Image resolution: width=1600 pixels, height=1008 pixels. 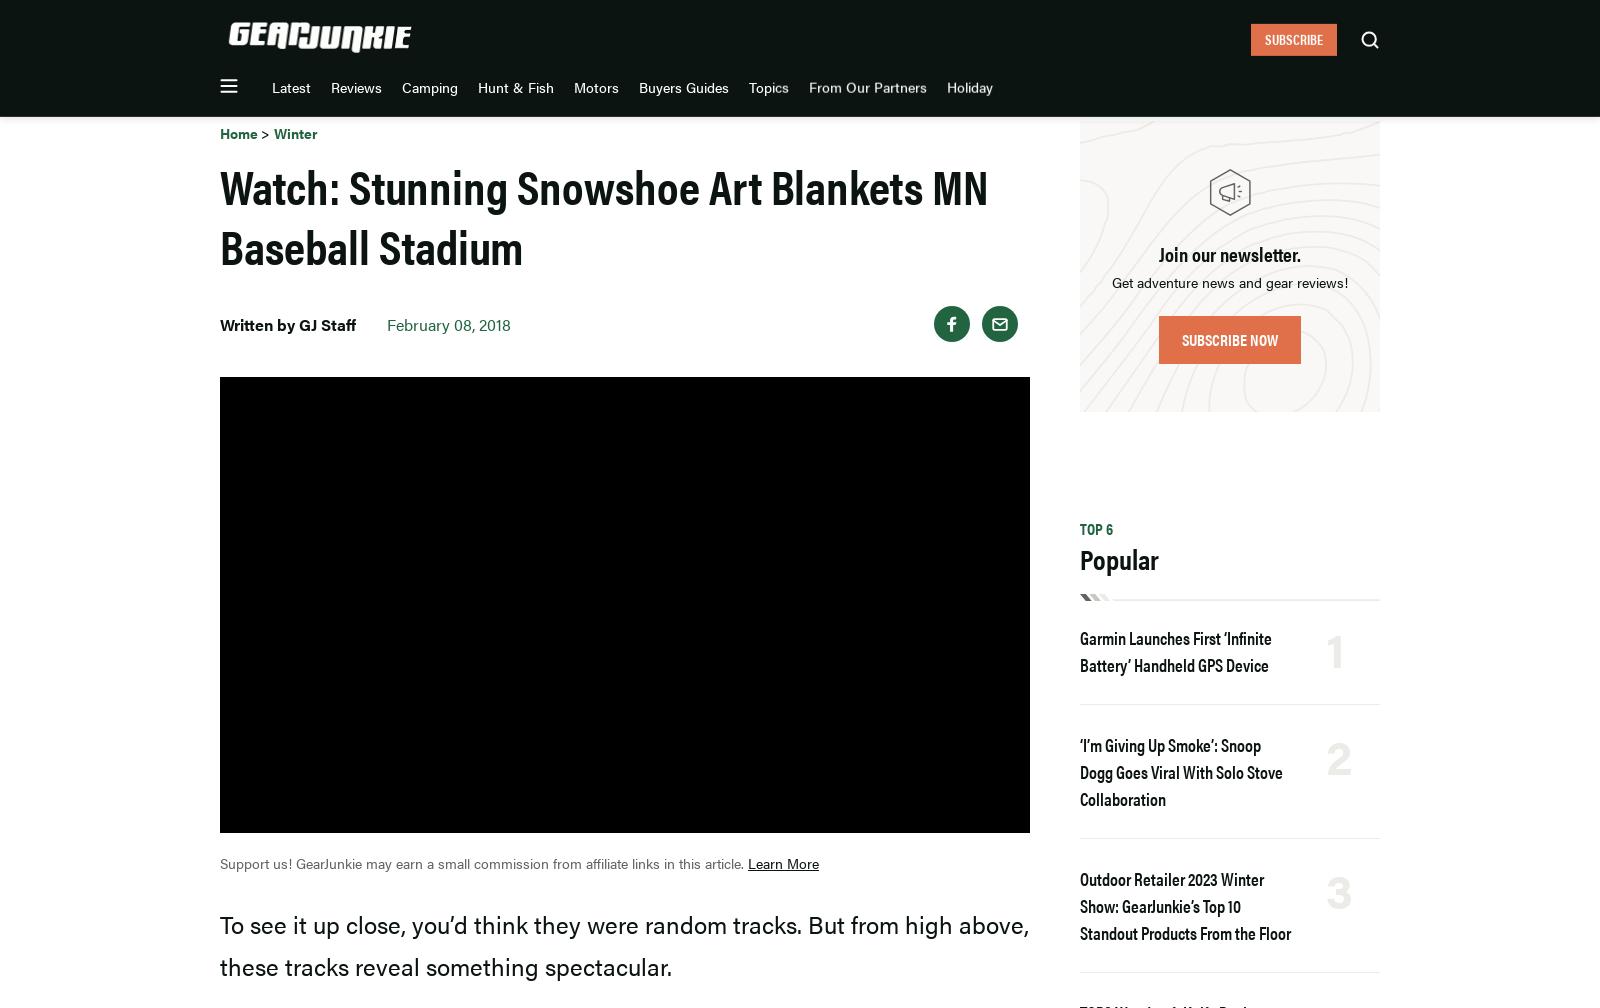 I want to click on 'Winter', so click(x=274, y=132).